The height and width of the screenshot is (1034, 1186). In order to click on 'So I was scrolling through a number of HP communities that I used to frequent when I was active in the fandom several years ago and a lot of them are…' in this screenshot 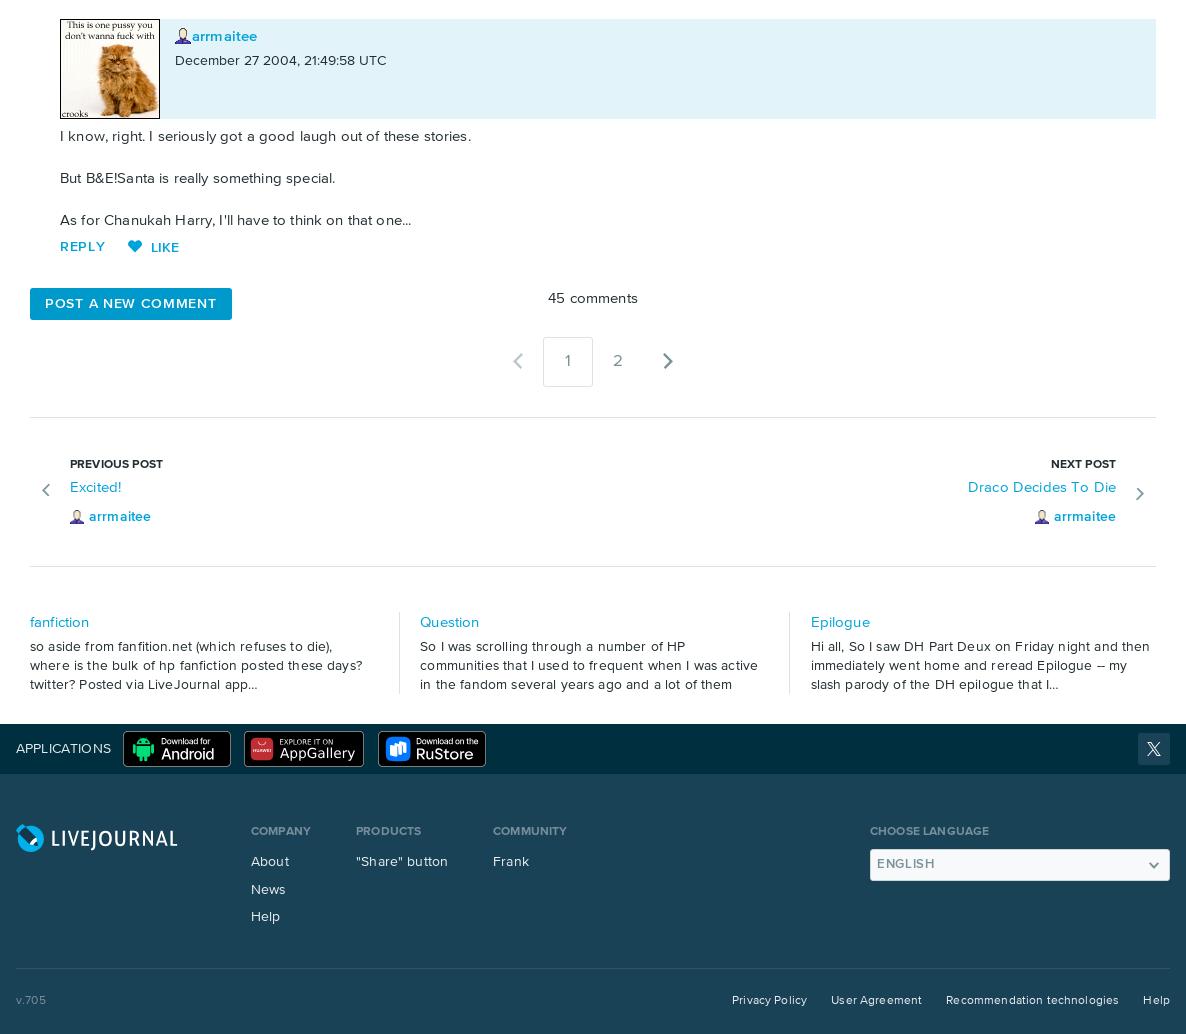, I will do `click(588, 674)`.